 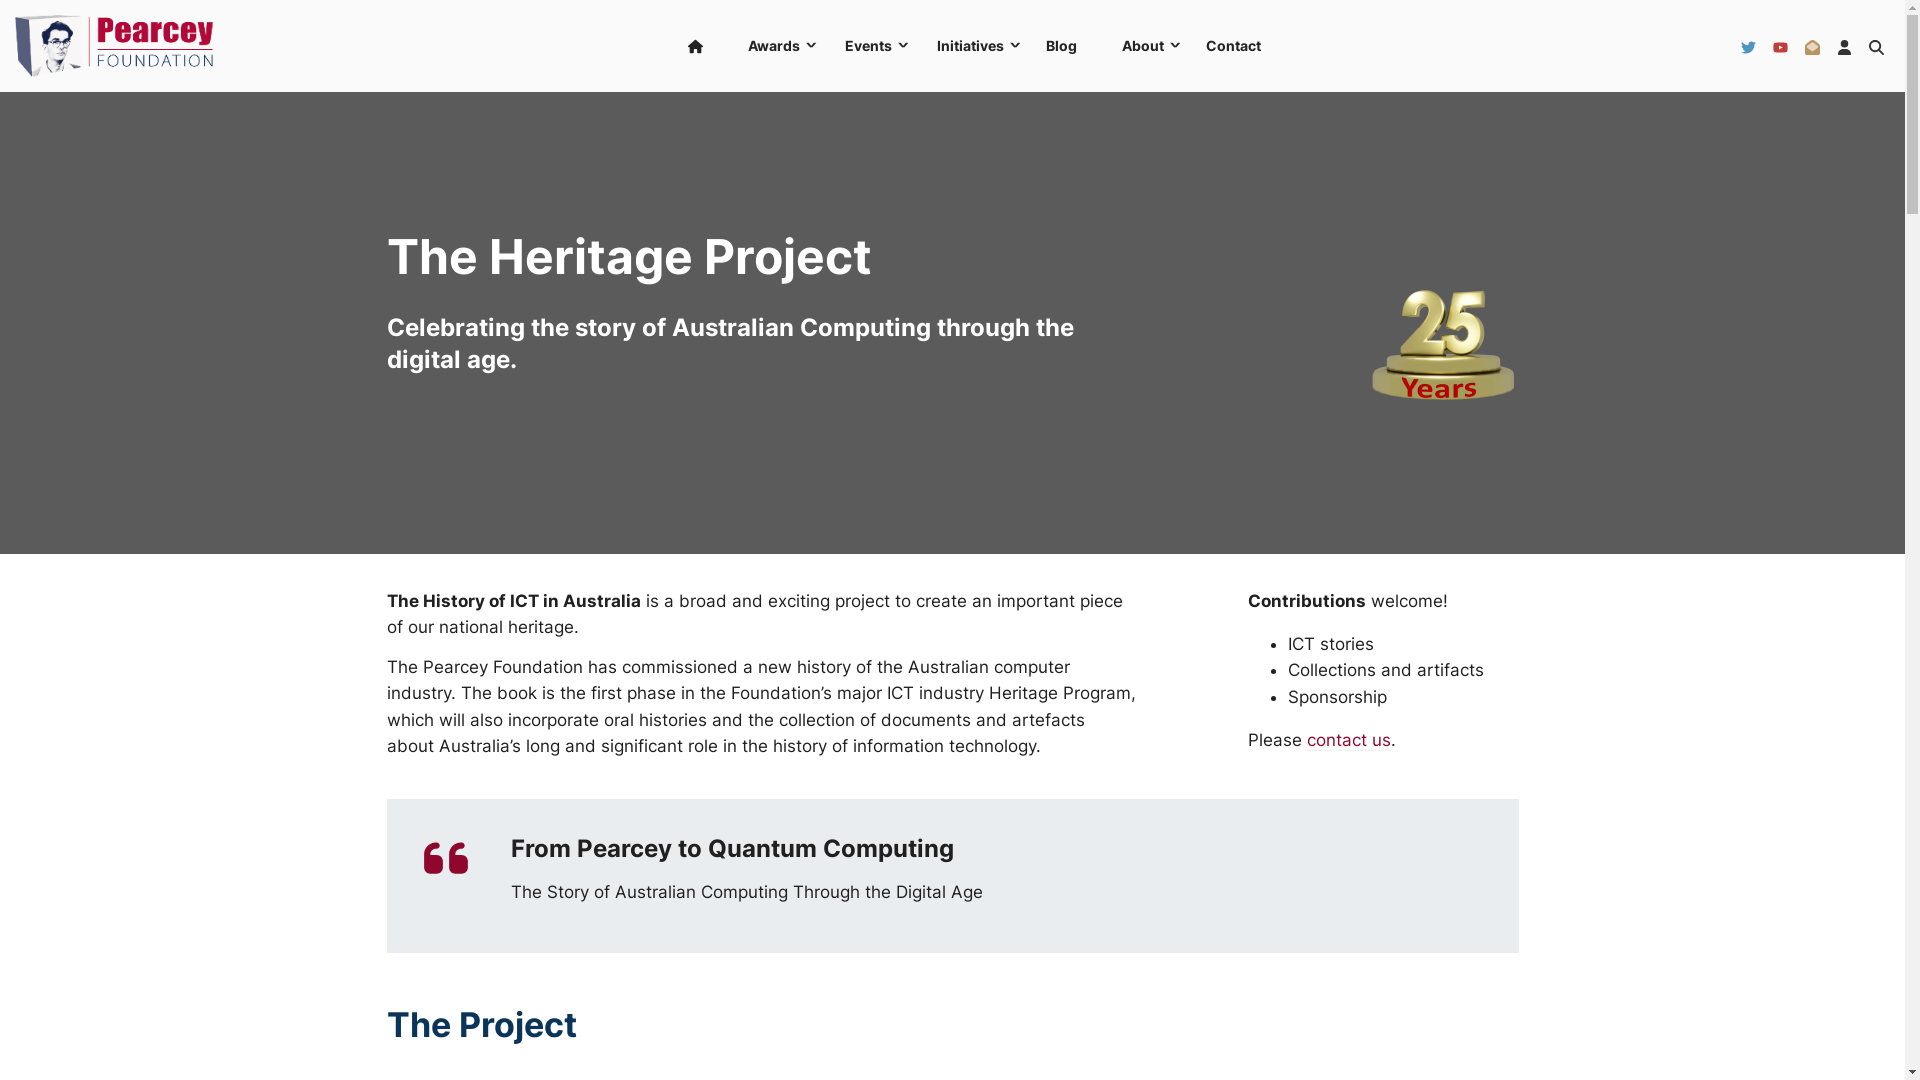 I want to click on 'Initiatives', so click(x=969, y=45).